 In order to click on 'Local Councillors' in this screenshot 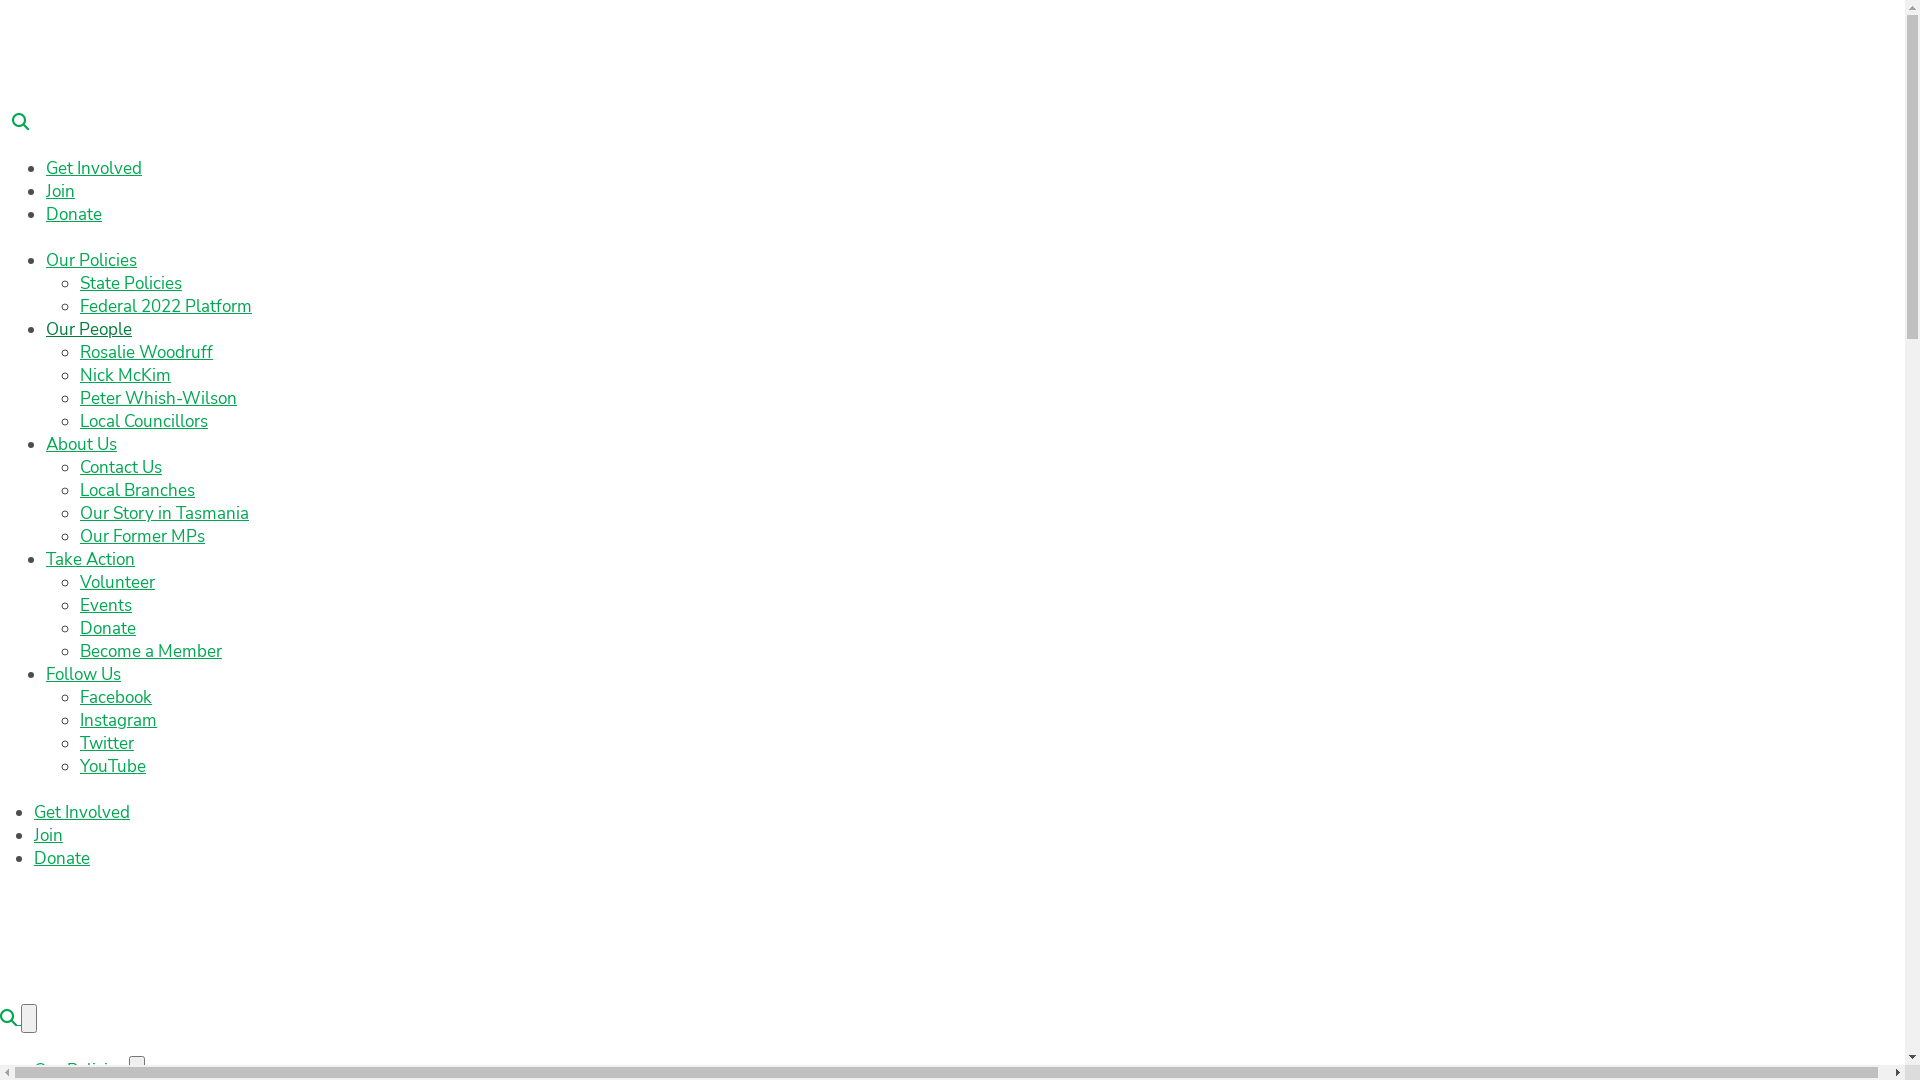, I will do `click(143, 420)`.